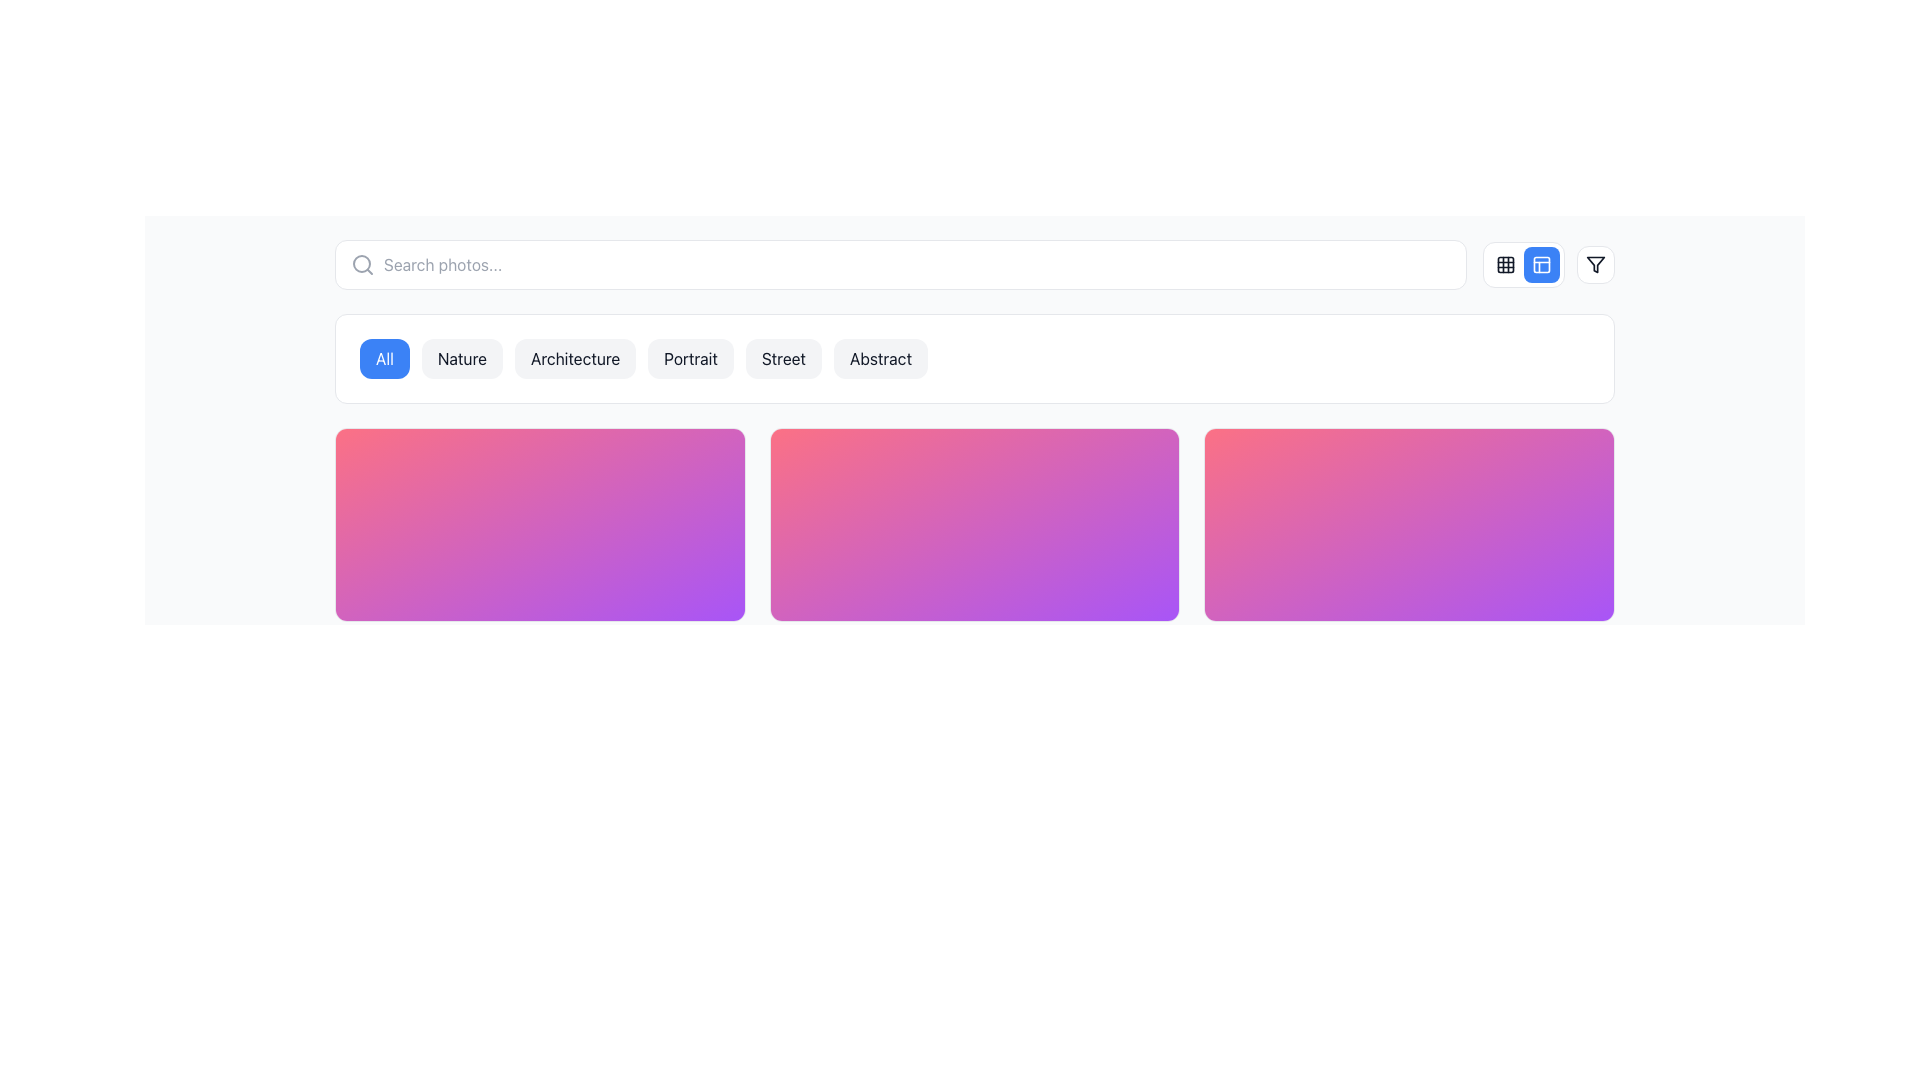 The width and height of the screenshot is (1920, 1080). What do you see at coordinates (1103, 462) in the screenshot?
I see `the interactive button located at the top-right corner of the second card in the grid` at bounding box center [1103, 462].